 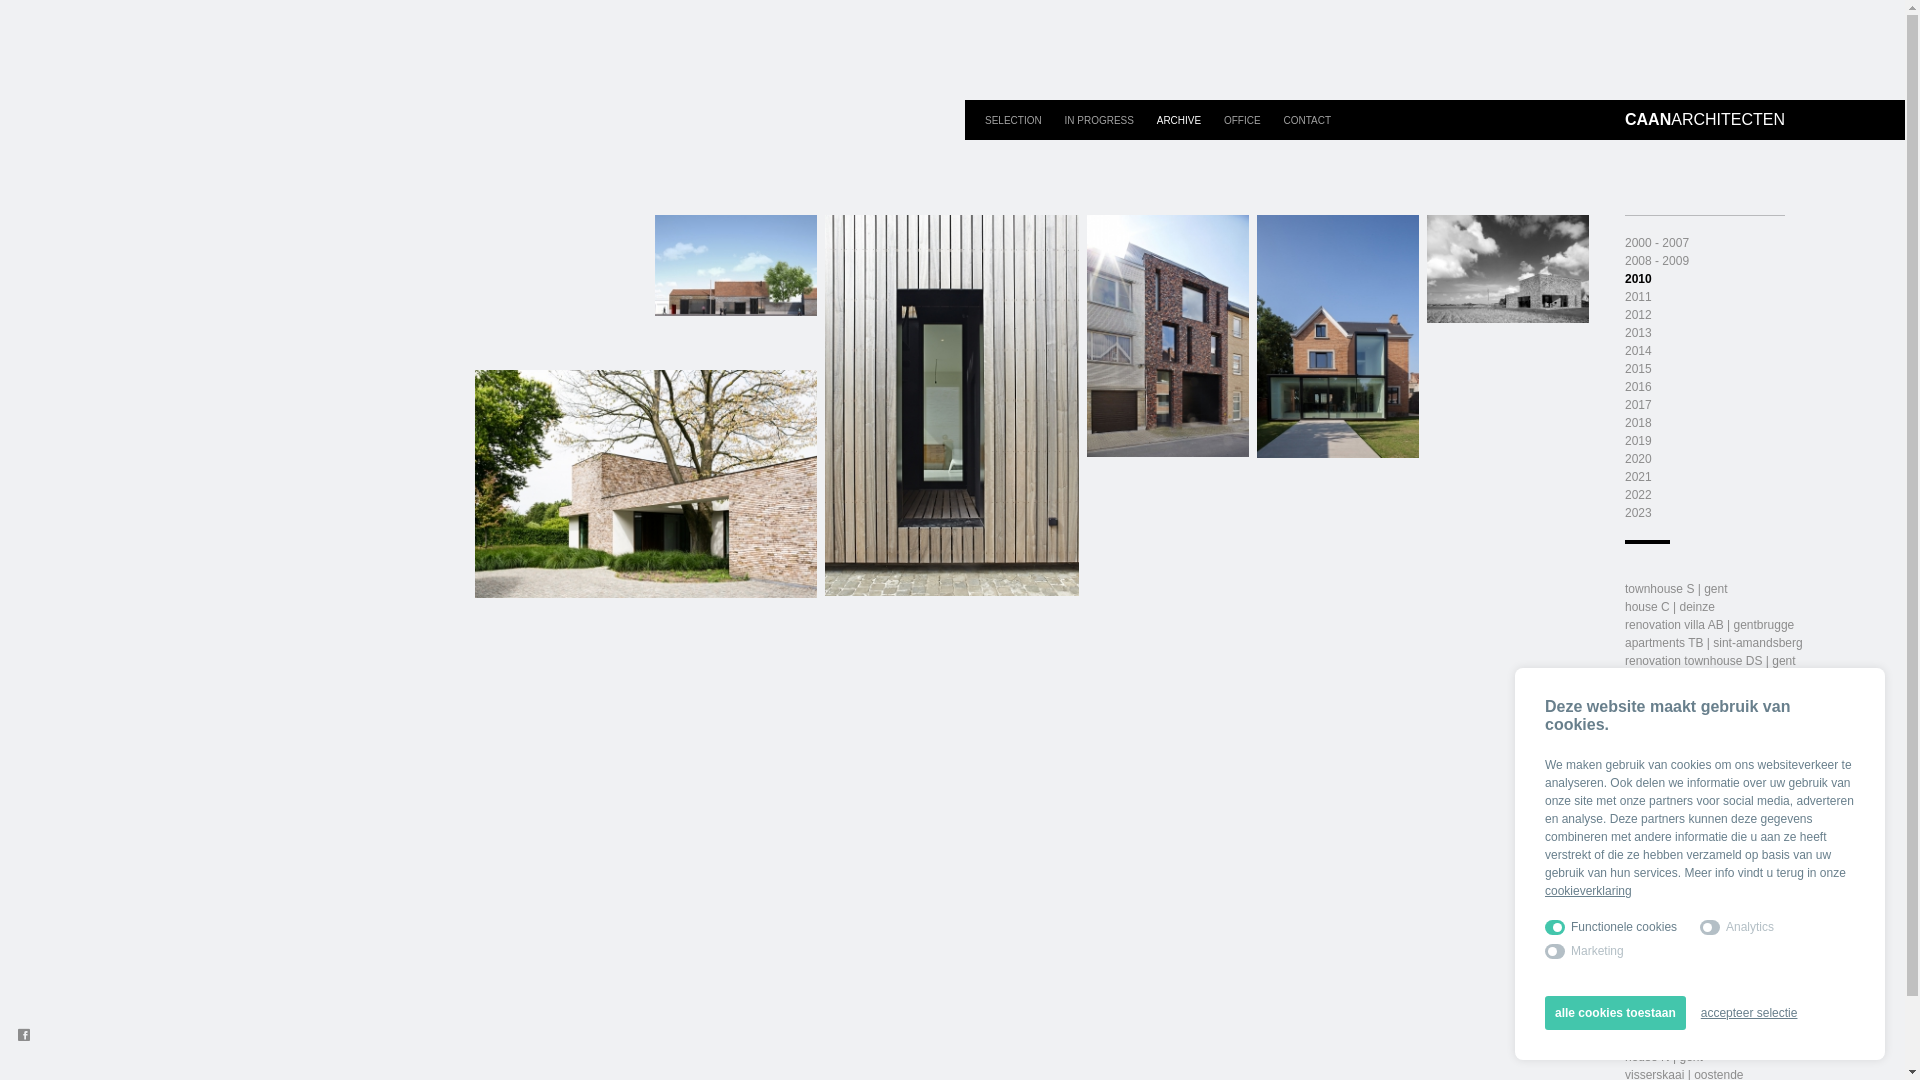 I want to click on 'alle cookies toestaan', so click(x=1615, y=1013).